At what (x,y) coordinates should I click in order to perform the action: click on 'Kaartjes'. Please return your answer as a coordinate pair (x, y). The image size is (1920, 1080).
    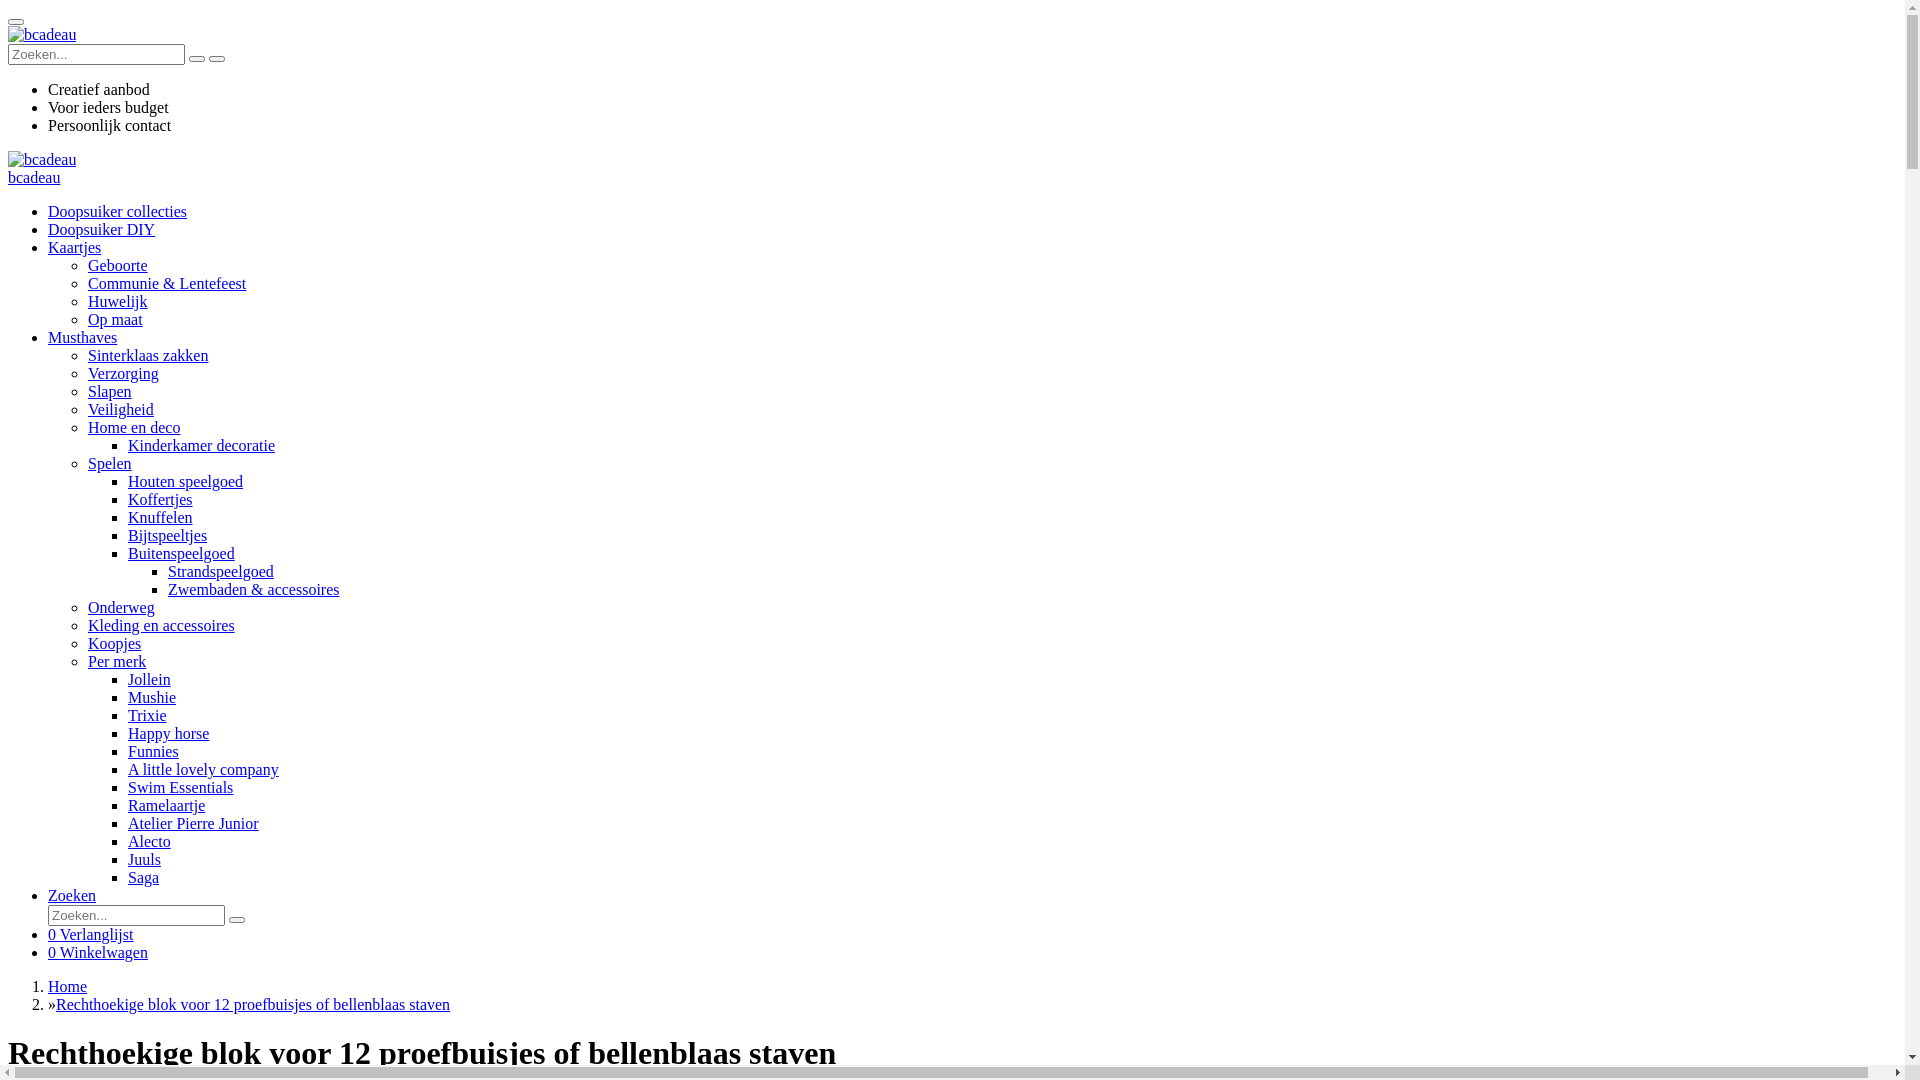
    Looking at the image, I should click on (74, 246).